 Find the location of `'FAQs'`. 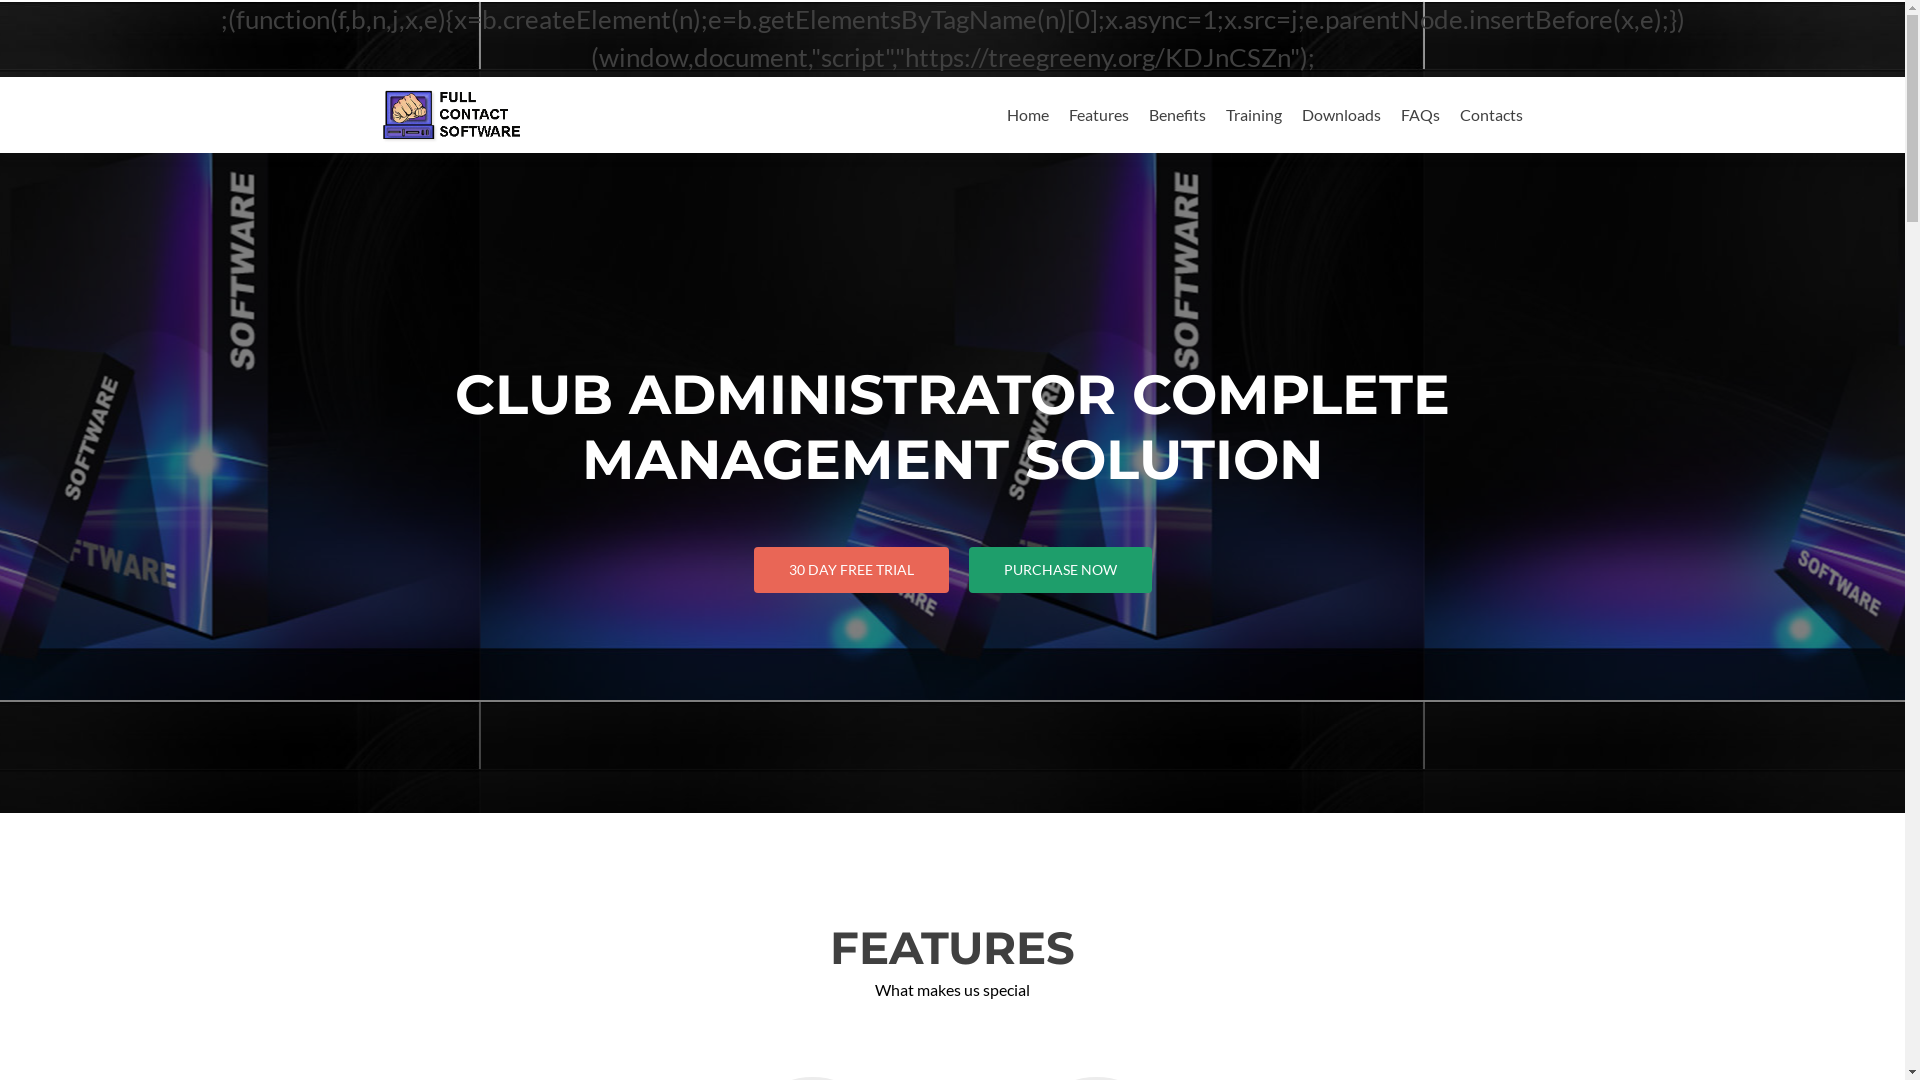

'FAQs' is located at coordinates (1418, 114).